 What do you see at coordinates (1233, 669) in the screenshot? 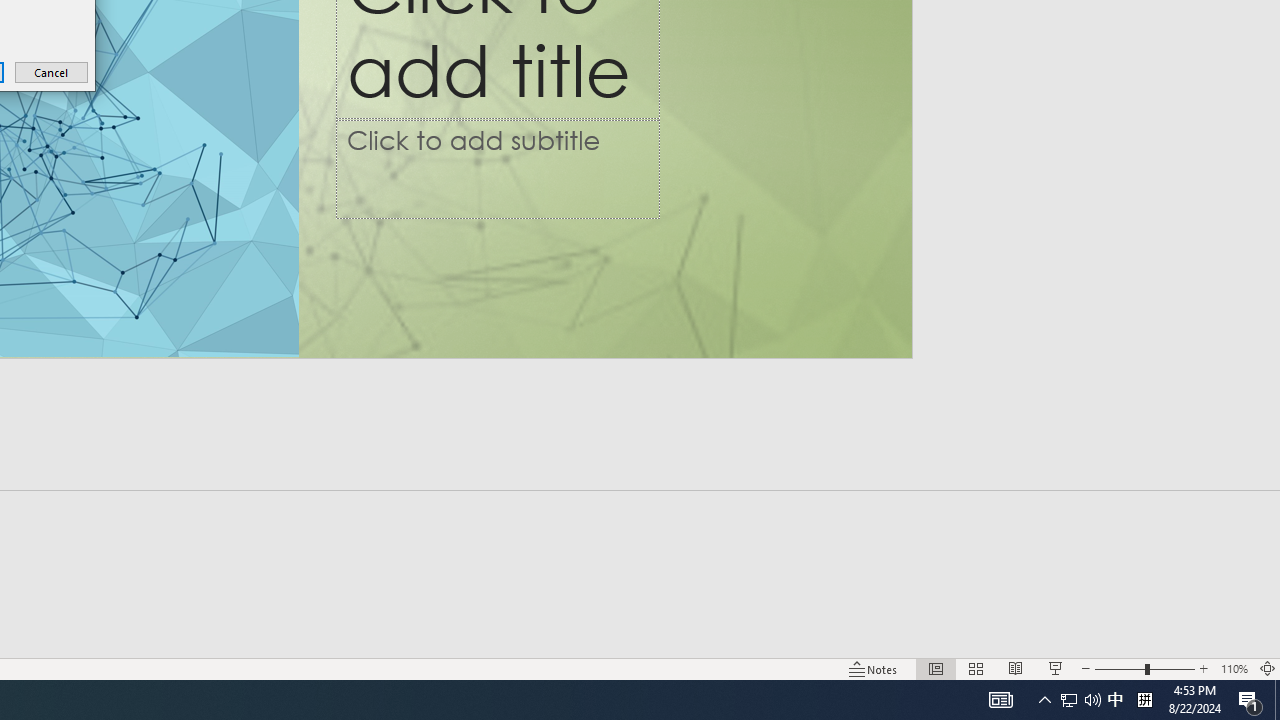
I see `'Zoom 110%'` at bounding box center [1233, 669].